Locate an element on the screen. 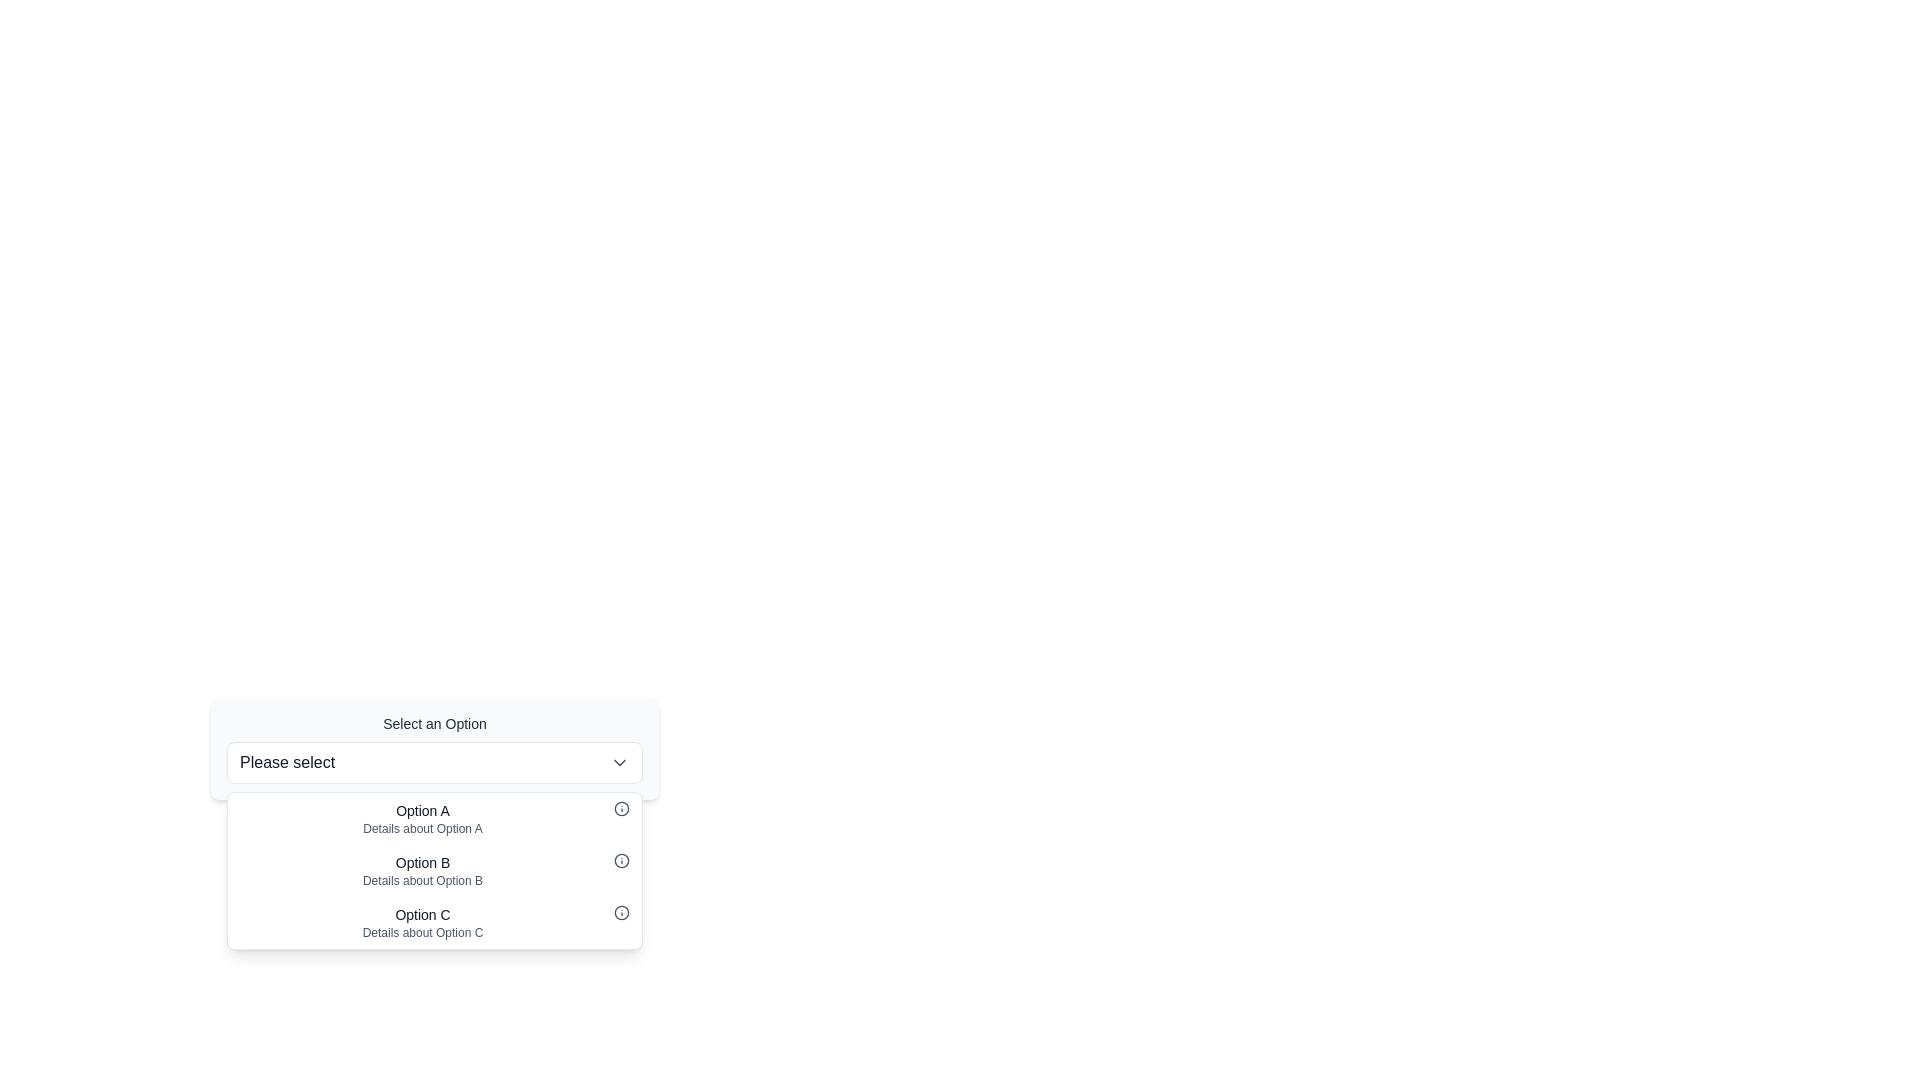 The height and width of the screenshot is (1080, 1920). the 'Option C' selection in the drop-down menu to prepare for selection is located at coordinates (421, 922).